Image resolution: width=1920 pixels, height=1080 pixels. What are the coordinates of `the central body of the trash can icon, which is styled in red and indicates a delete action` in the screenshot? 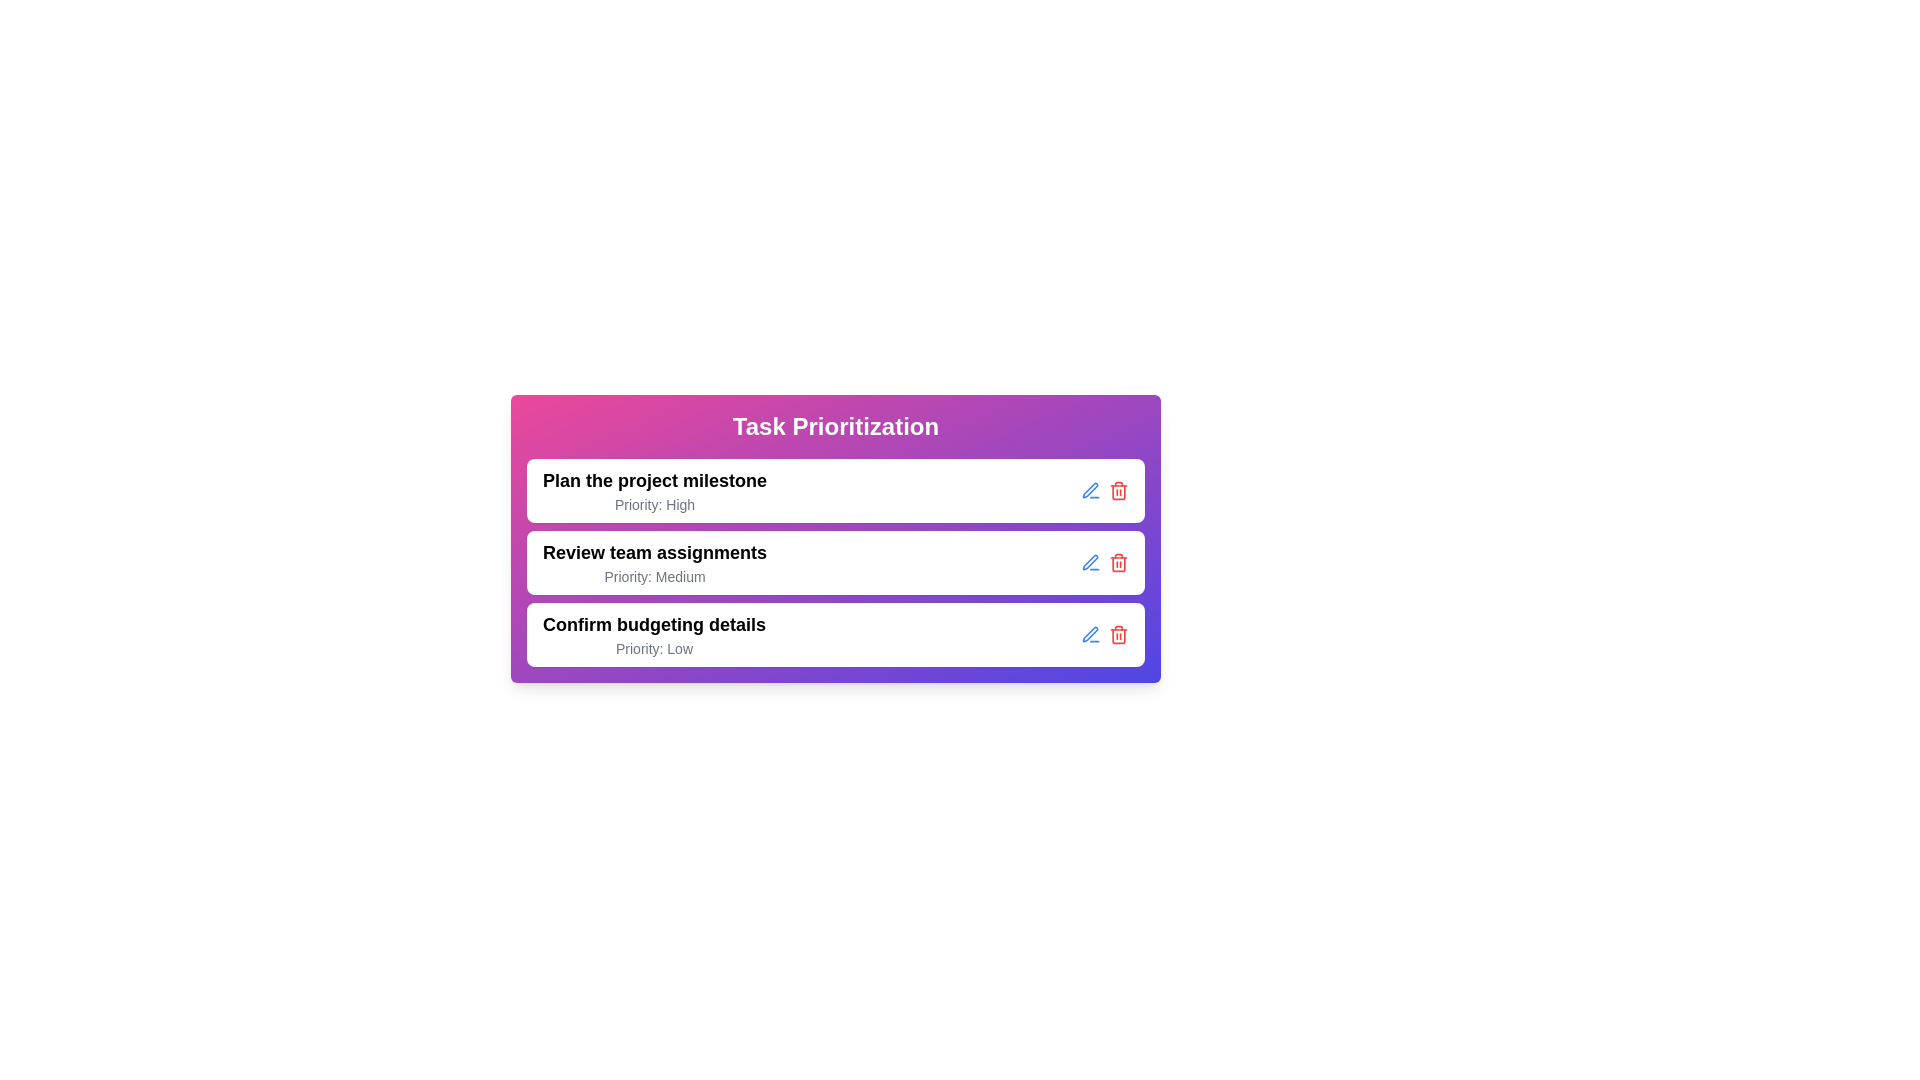 It's located at (1117, 563).